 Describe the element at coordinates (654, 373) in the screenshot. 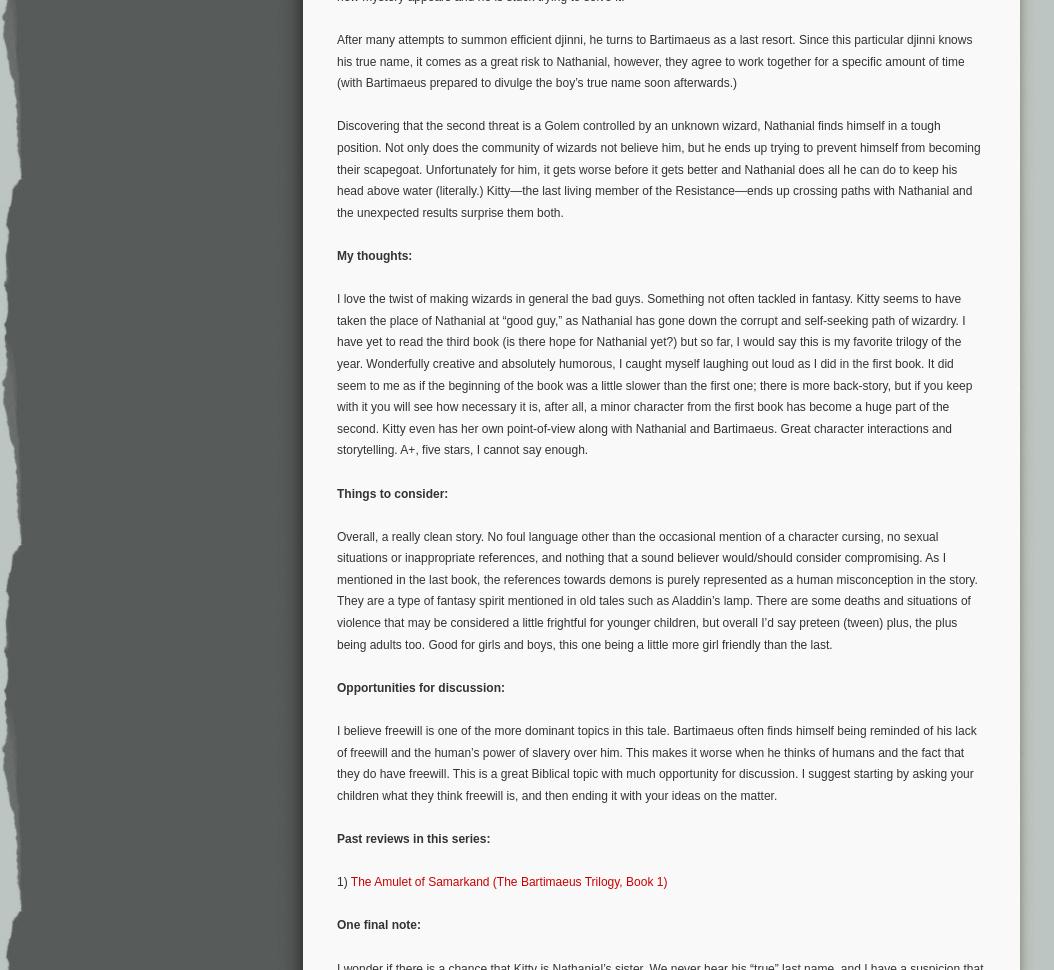

I see `'I love the twist of making wizards in general the bad guys. Something not often tackled in fantasy. Kitty seems to have taken the place of Nathanial at “good guy,” as Nathanial has gone down the corrupt and self-seeking path of wizardry. I have yet to read the third book (is there hope for Nathanial yet?) but so far, I would say this is my favorite trilogy of the year. Wonderfully creative and absolutely humorous, I caught myself laughing out loud as I did in the first book. It did seem to me as if the beginning of the book was a little slower than the first one; there is more back-story, but if you keep with it you will see how necessary it is, after all, a minor character from the first book has become a huge part of the second. Kitty even has her own point-of-view along with Nathanial and Bartimaeus. Great character interactions and storytelling. A+, five stars, I cannot say enough.'` at that location.